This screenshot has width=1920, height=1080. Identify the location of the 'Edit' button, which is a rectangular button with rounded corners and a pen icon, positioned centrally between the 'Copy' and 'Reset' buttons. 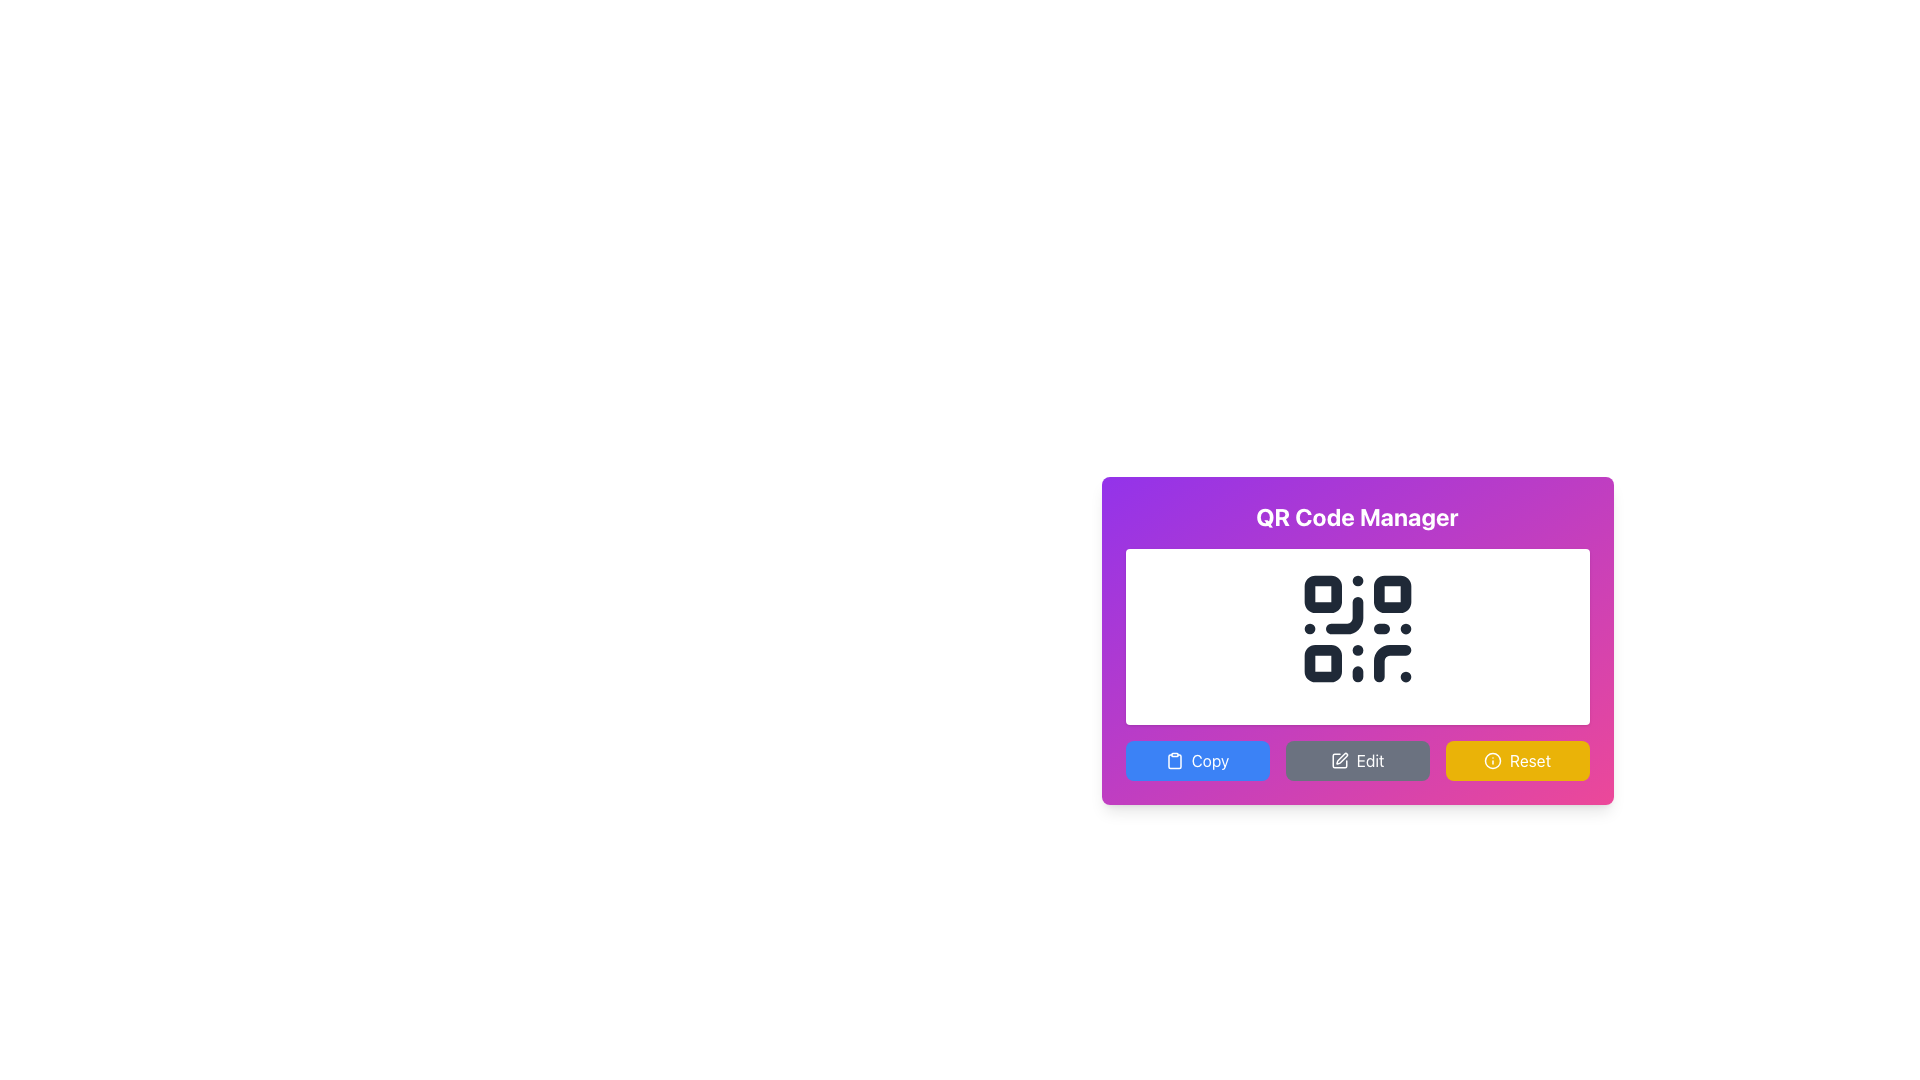
(1357, 760).